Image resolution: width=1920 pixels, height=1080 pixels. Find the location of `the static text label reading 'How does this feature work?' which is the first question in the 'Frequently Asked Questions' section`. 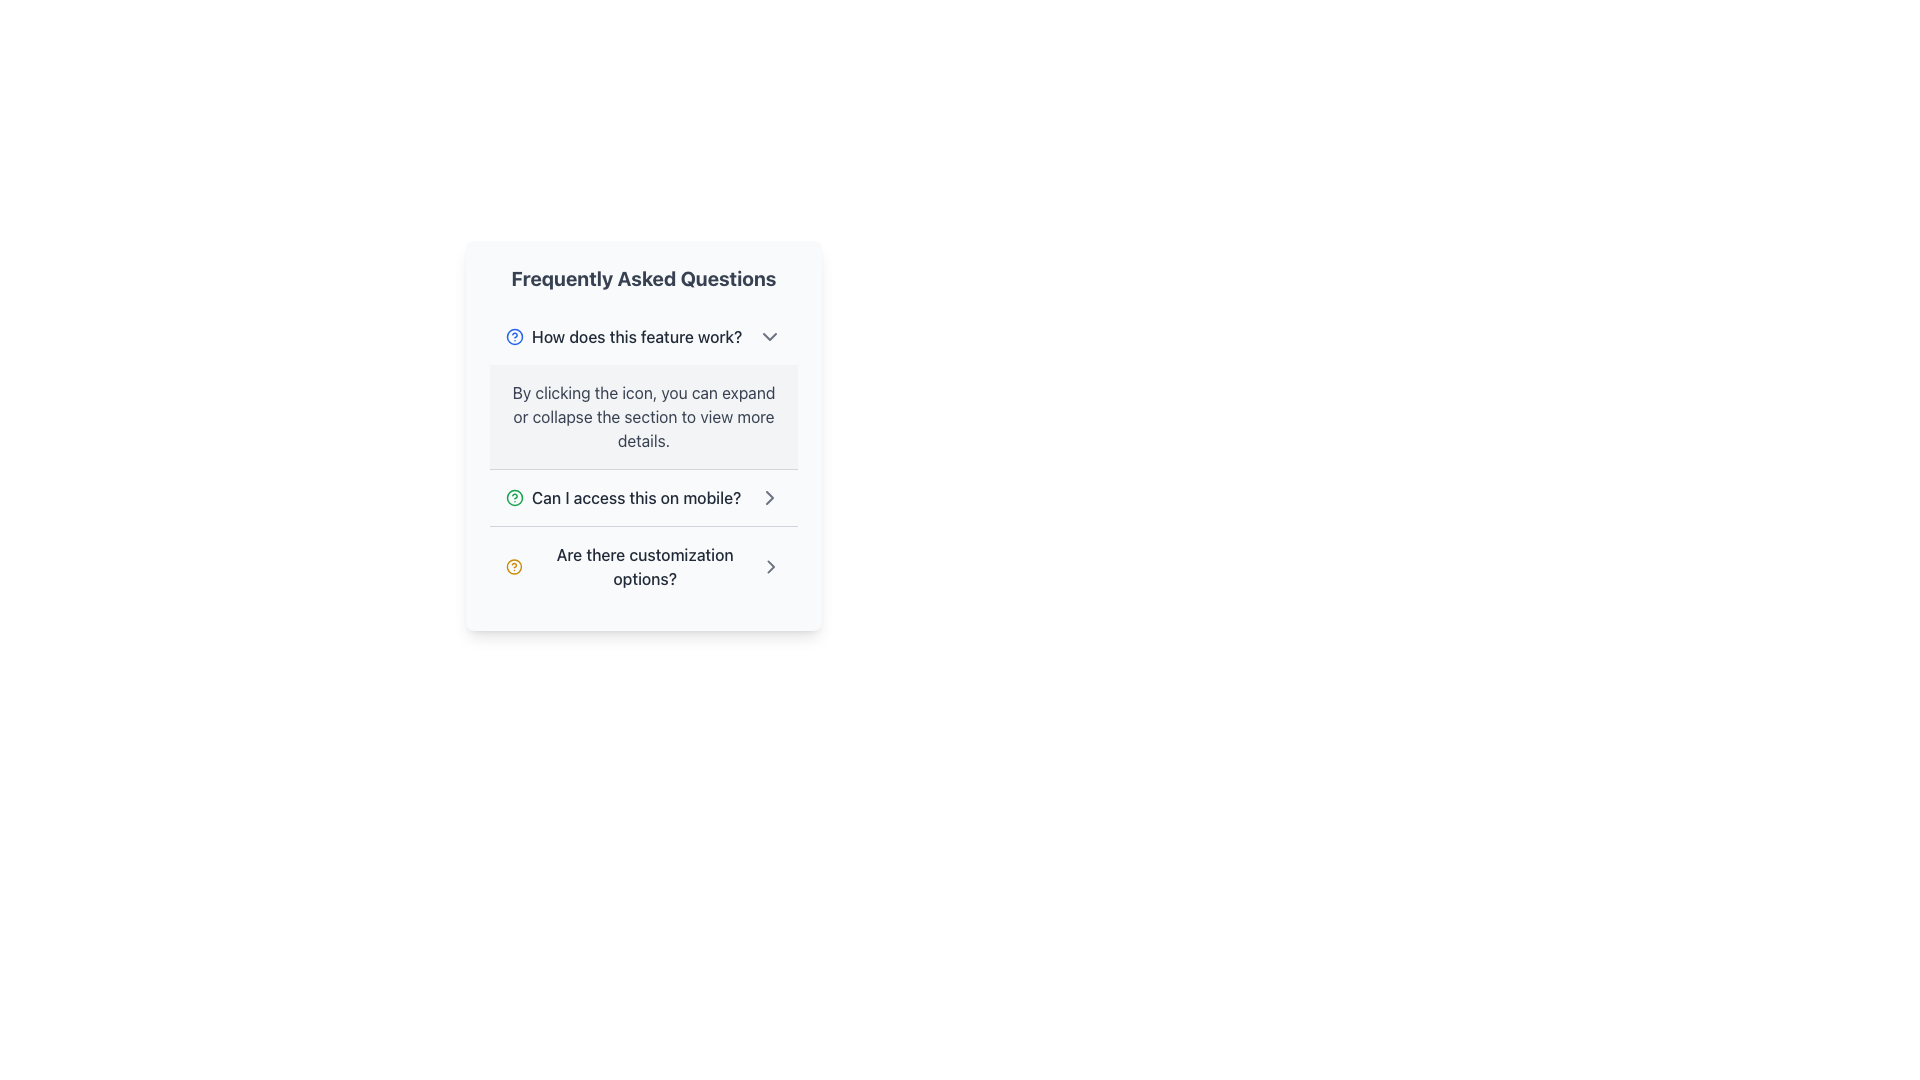

the static text label reading 'How does this feature work?' which is the first question in the 'Frequently Asked Questions' section is located at coordinates (636, 335).